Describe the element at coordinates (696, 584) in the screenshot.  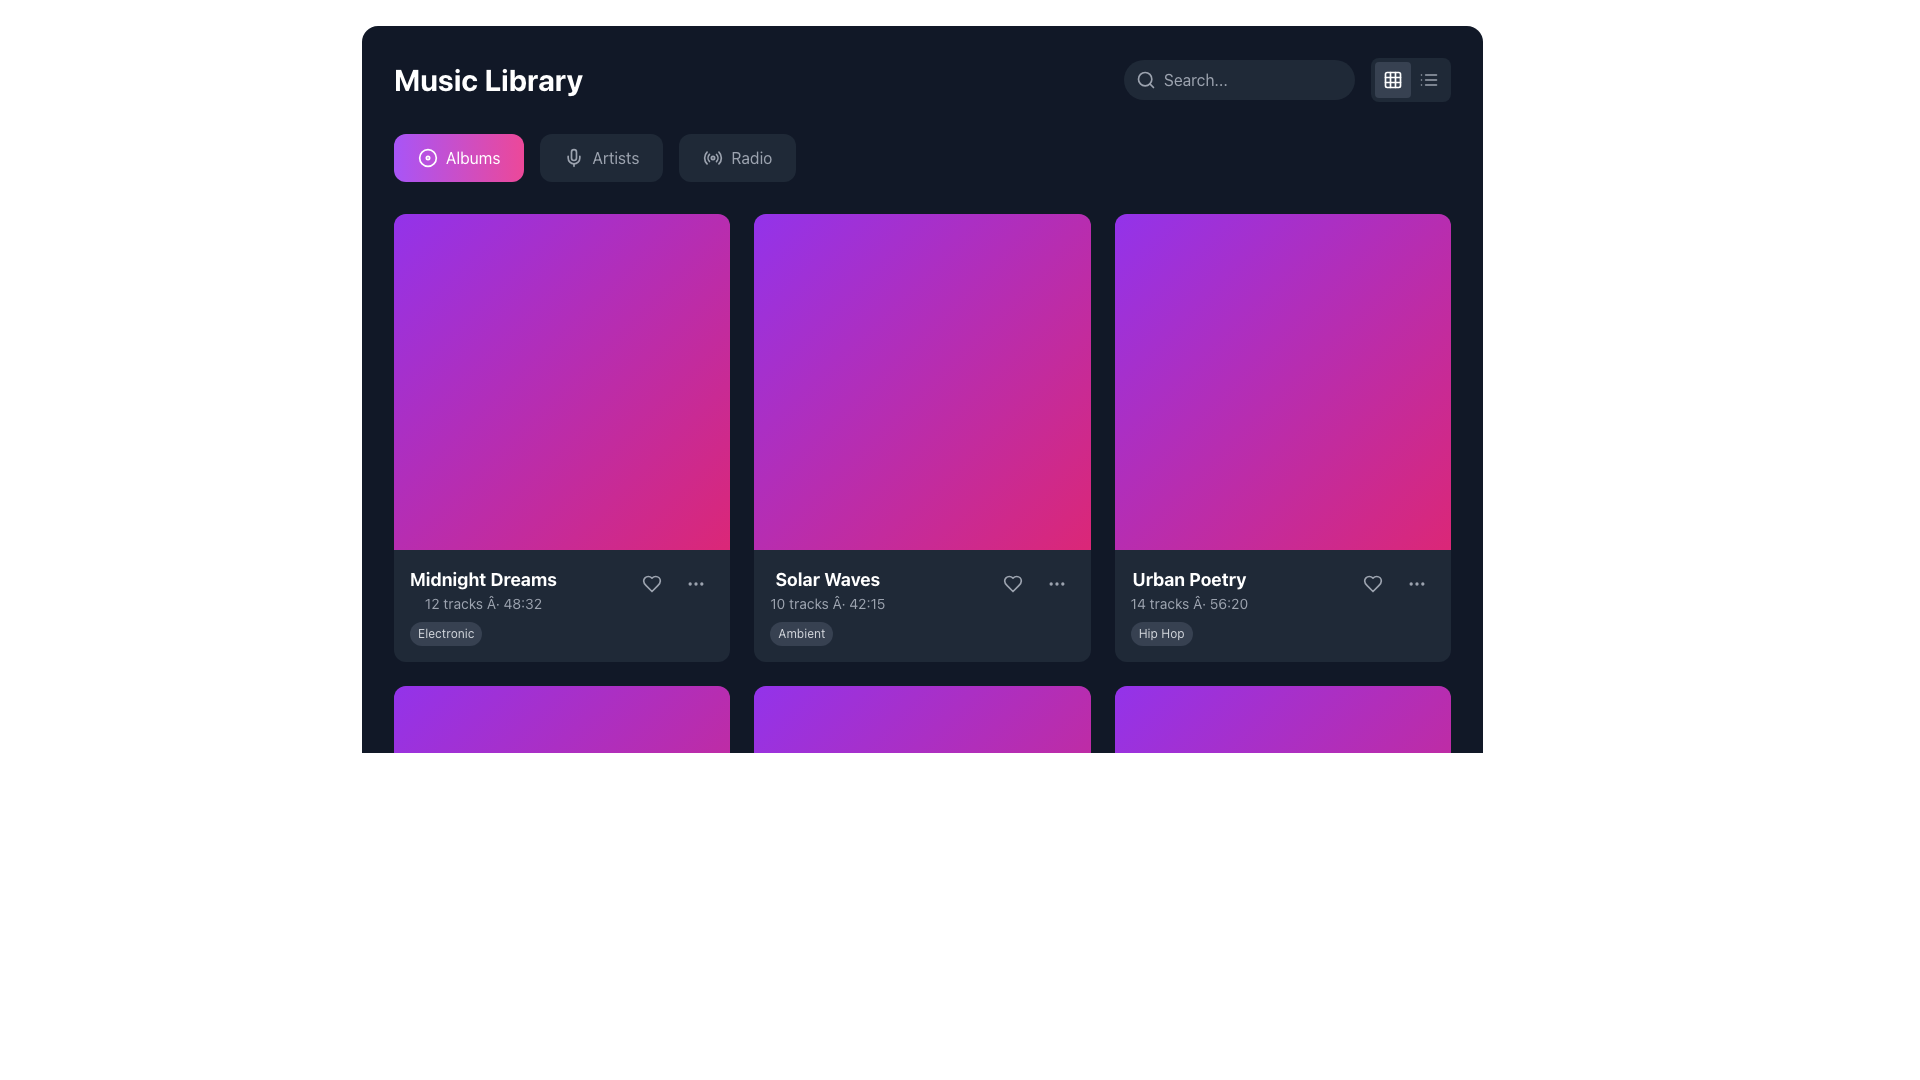
I see `the vertically-aligned ellipsis icon, which is the primary icon within the interactive circular button located at the bottom-right corner of the 'Midnight Dreams' card` at that location.